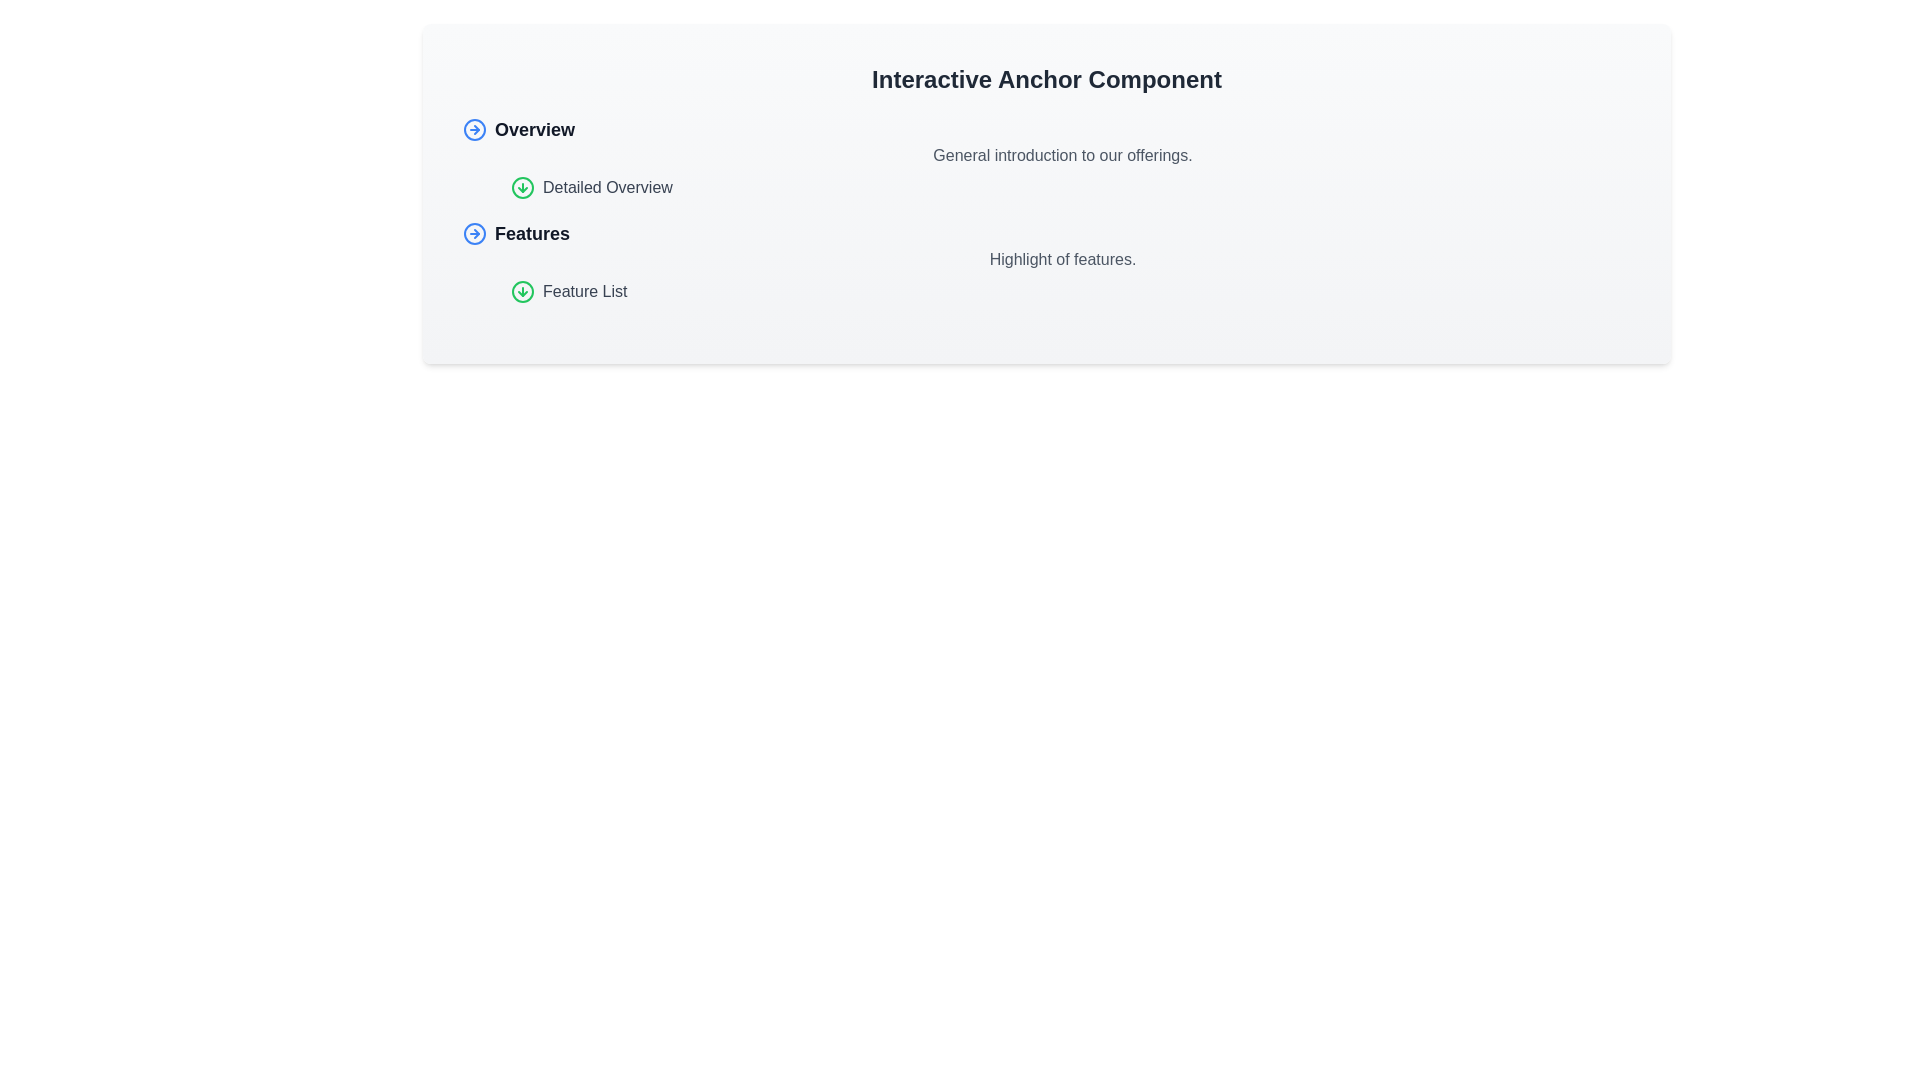 Image resolution: width=1920 pixels, height=1080 pixels. Describe the element at coordinates (523, 292) in the screenshot. I see `the green circular icon with a downward arrow inside it, located to the left of the text 'Feature List' in the 'Features' section` at that location.